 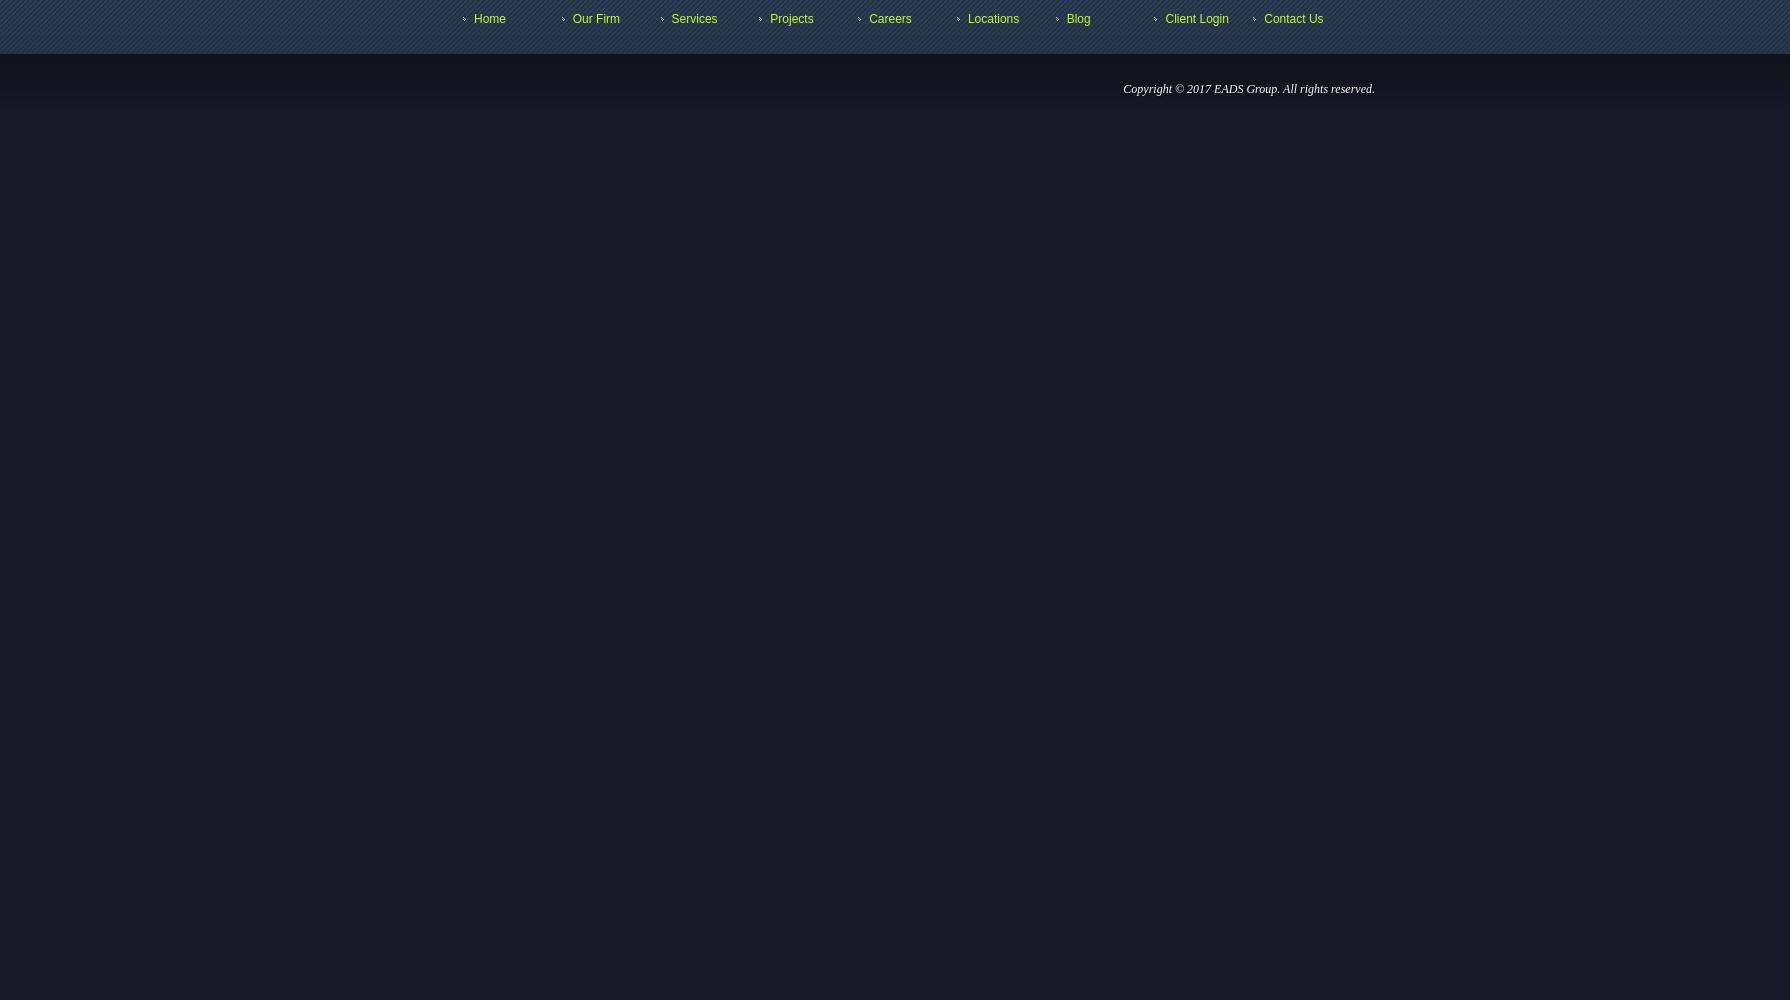 I want to click on 'Our Firm', so click(x=571, y=19).